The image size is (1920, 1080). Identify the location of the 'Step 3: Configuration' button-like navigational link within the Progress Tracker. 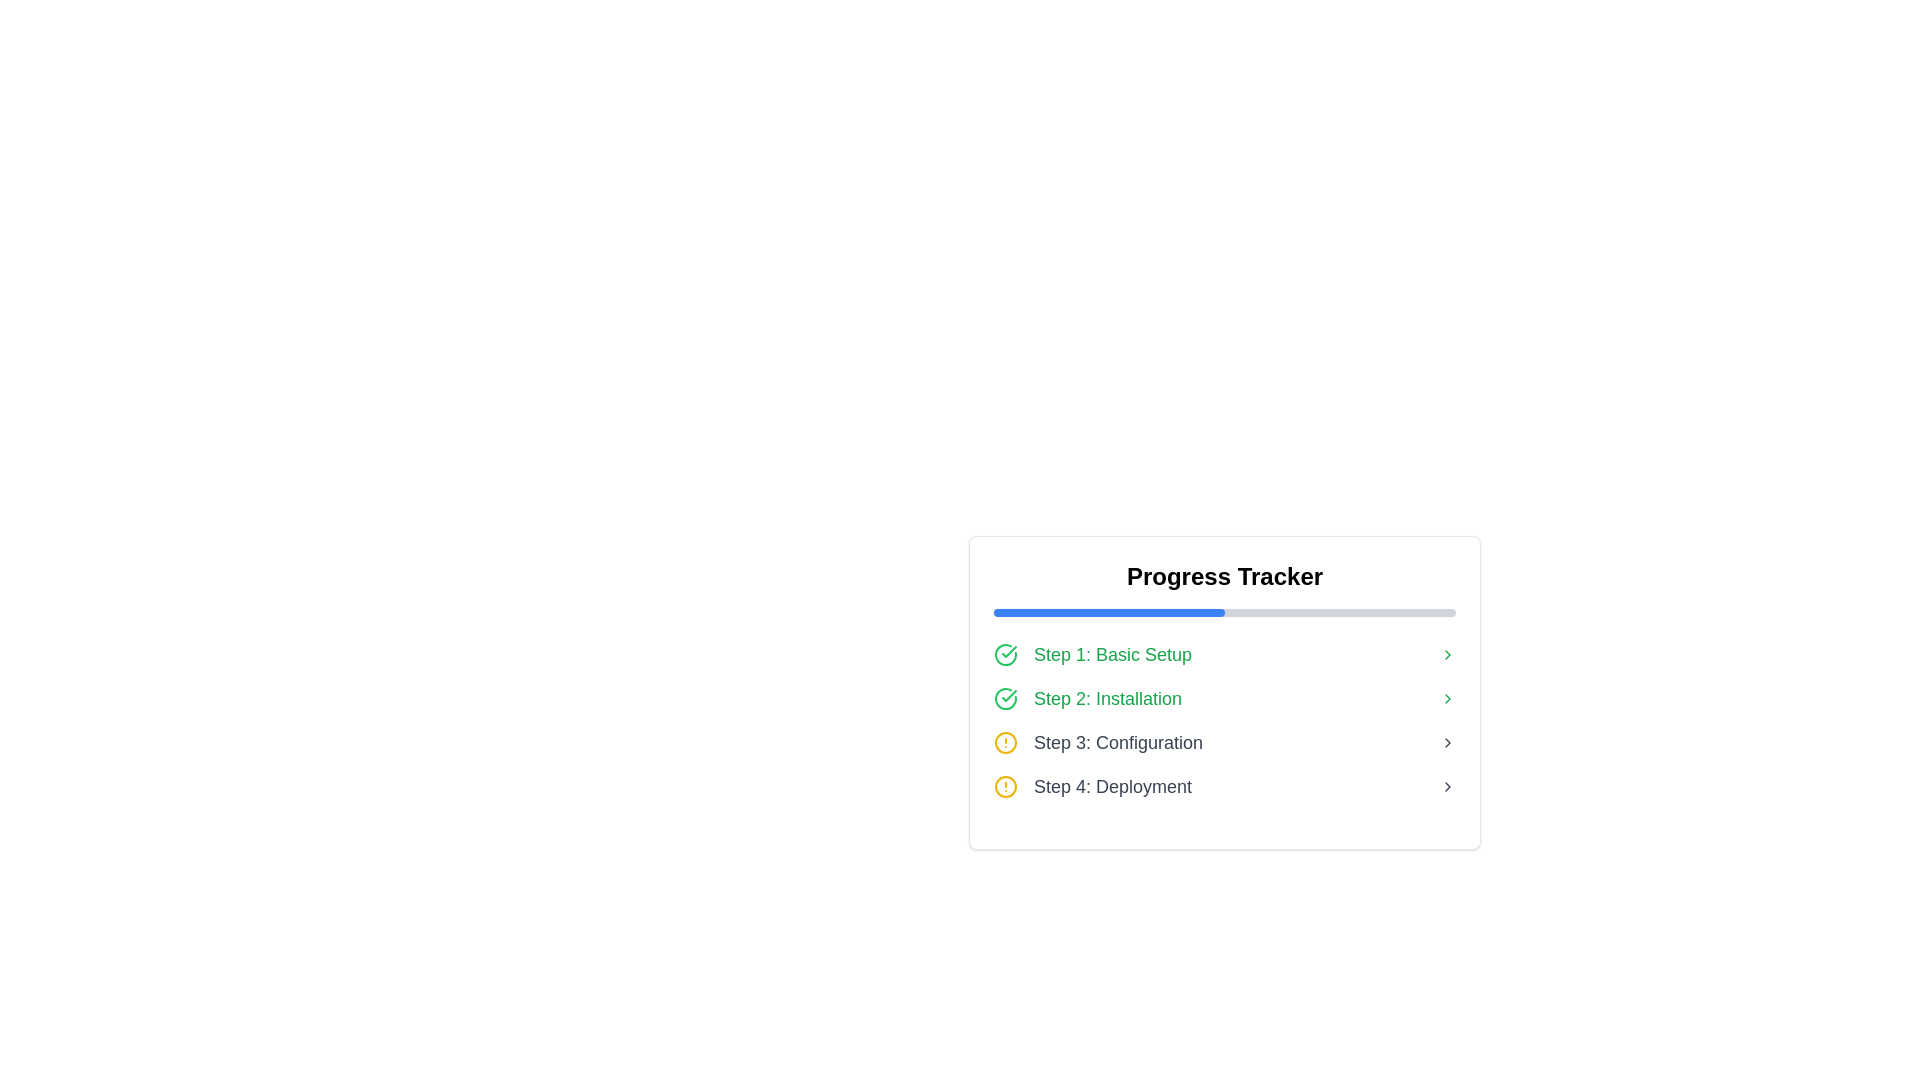
(1223, 743).